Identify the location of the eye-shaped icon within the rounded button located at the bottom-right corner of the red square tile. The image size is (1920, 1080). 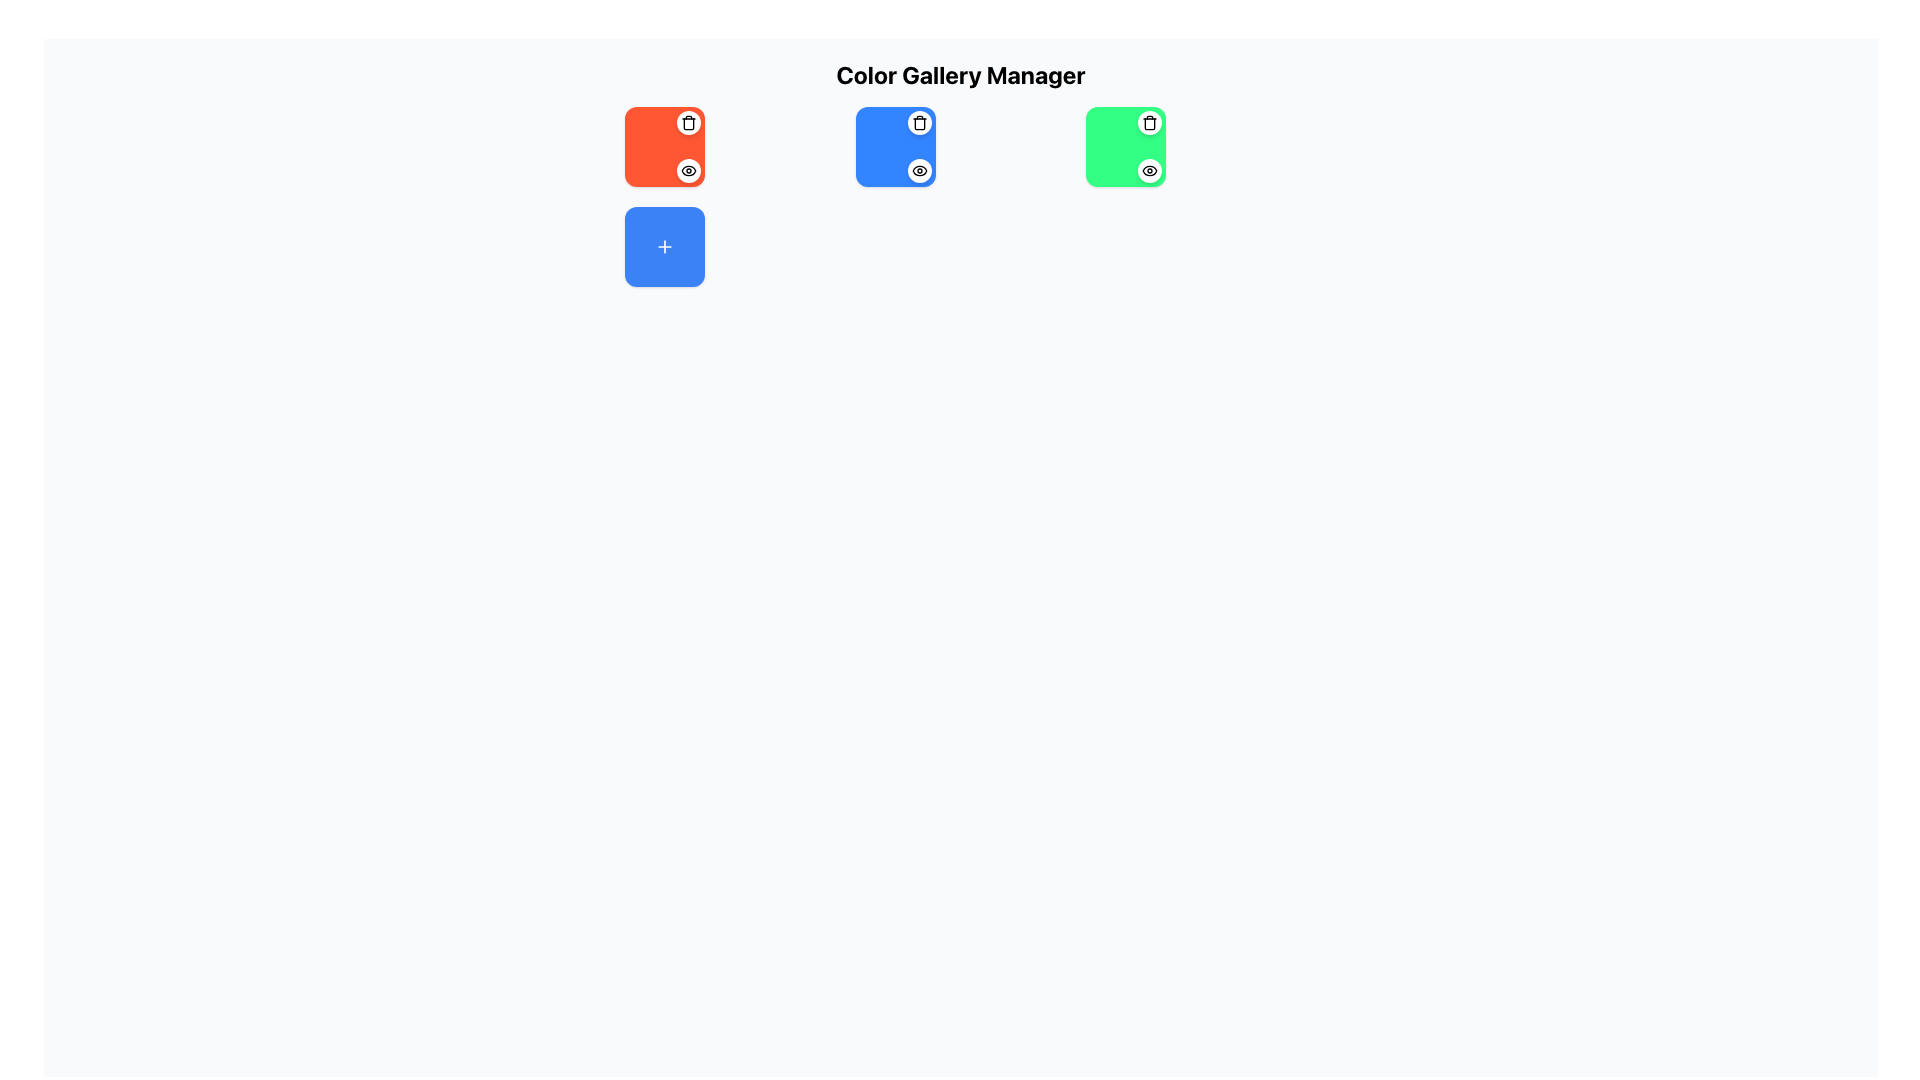
(689, 169).